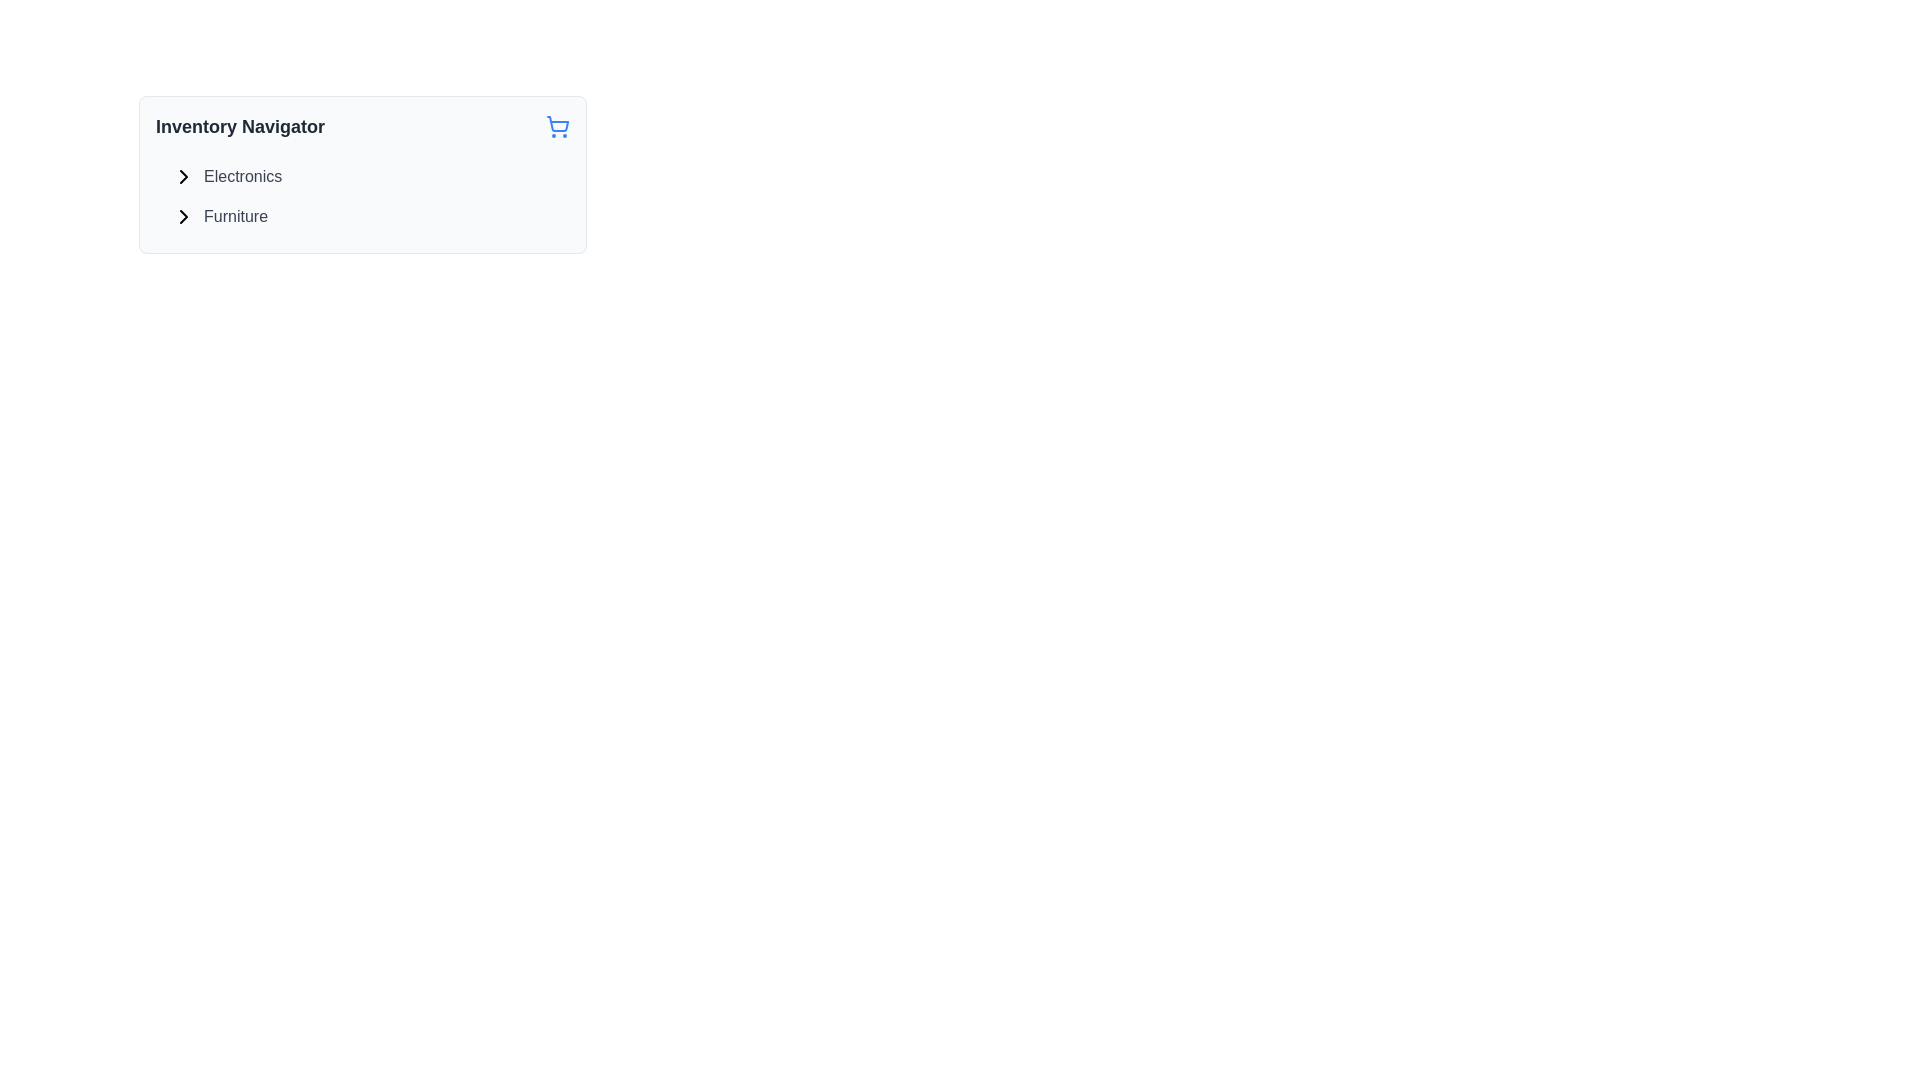 This screenshot has width=1920, height=1080. Describe the element at coordinates (557, 127) in the screenshot. I see `the blue shopping cart icon located in the top-right corner of the 'Inventory Navigator' section, aligned with the bold title text 'Inventory Navigator'` at that location.